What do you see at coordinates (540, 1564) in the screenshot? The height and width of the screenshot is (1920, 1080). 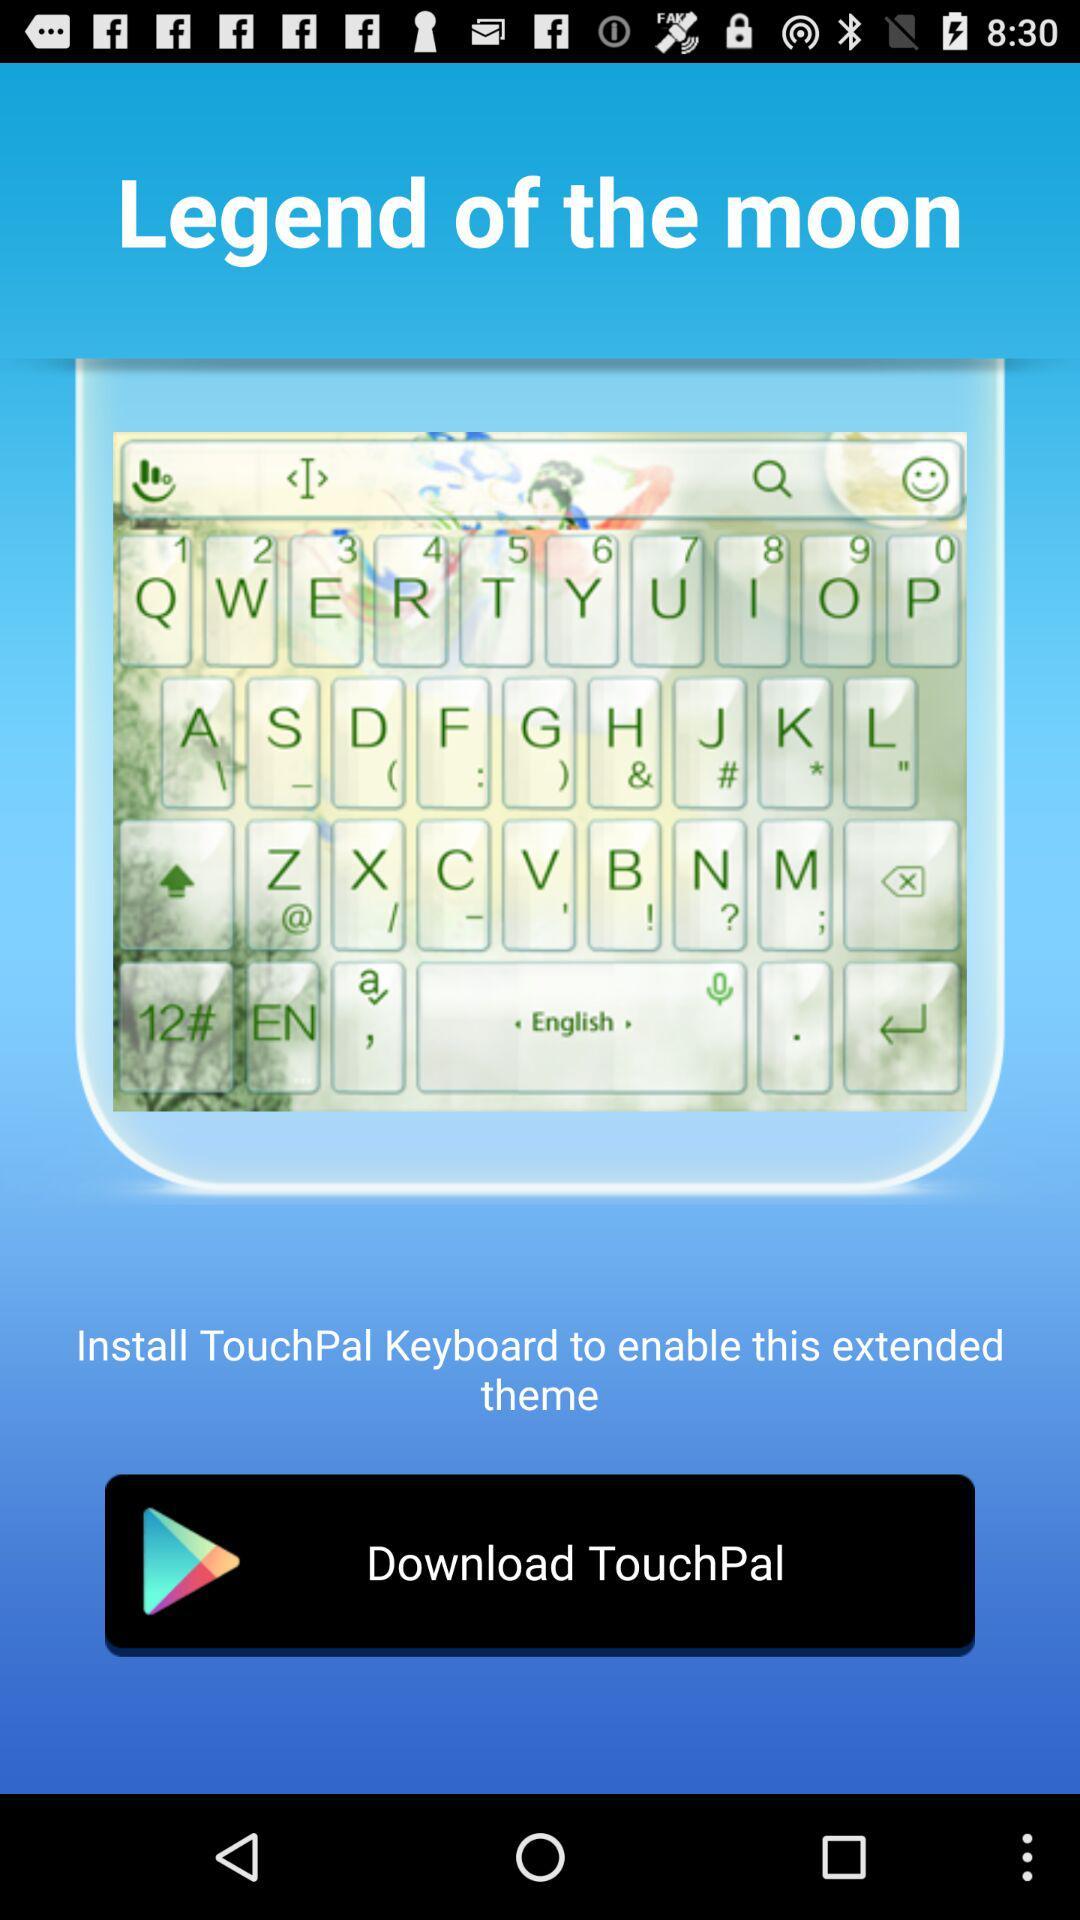 I see `the download touchpal` at bounding box center [540, 1564].